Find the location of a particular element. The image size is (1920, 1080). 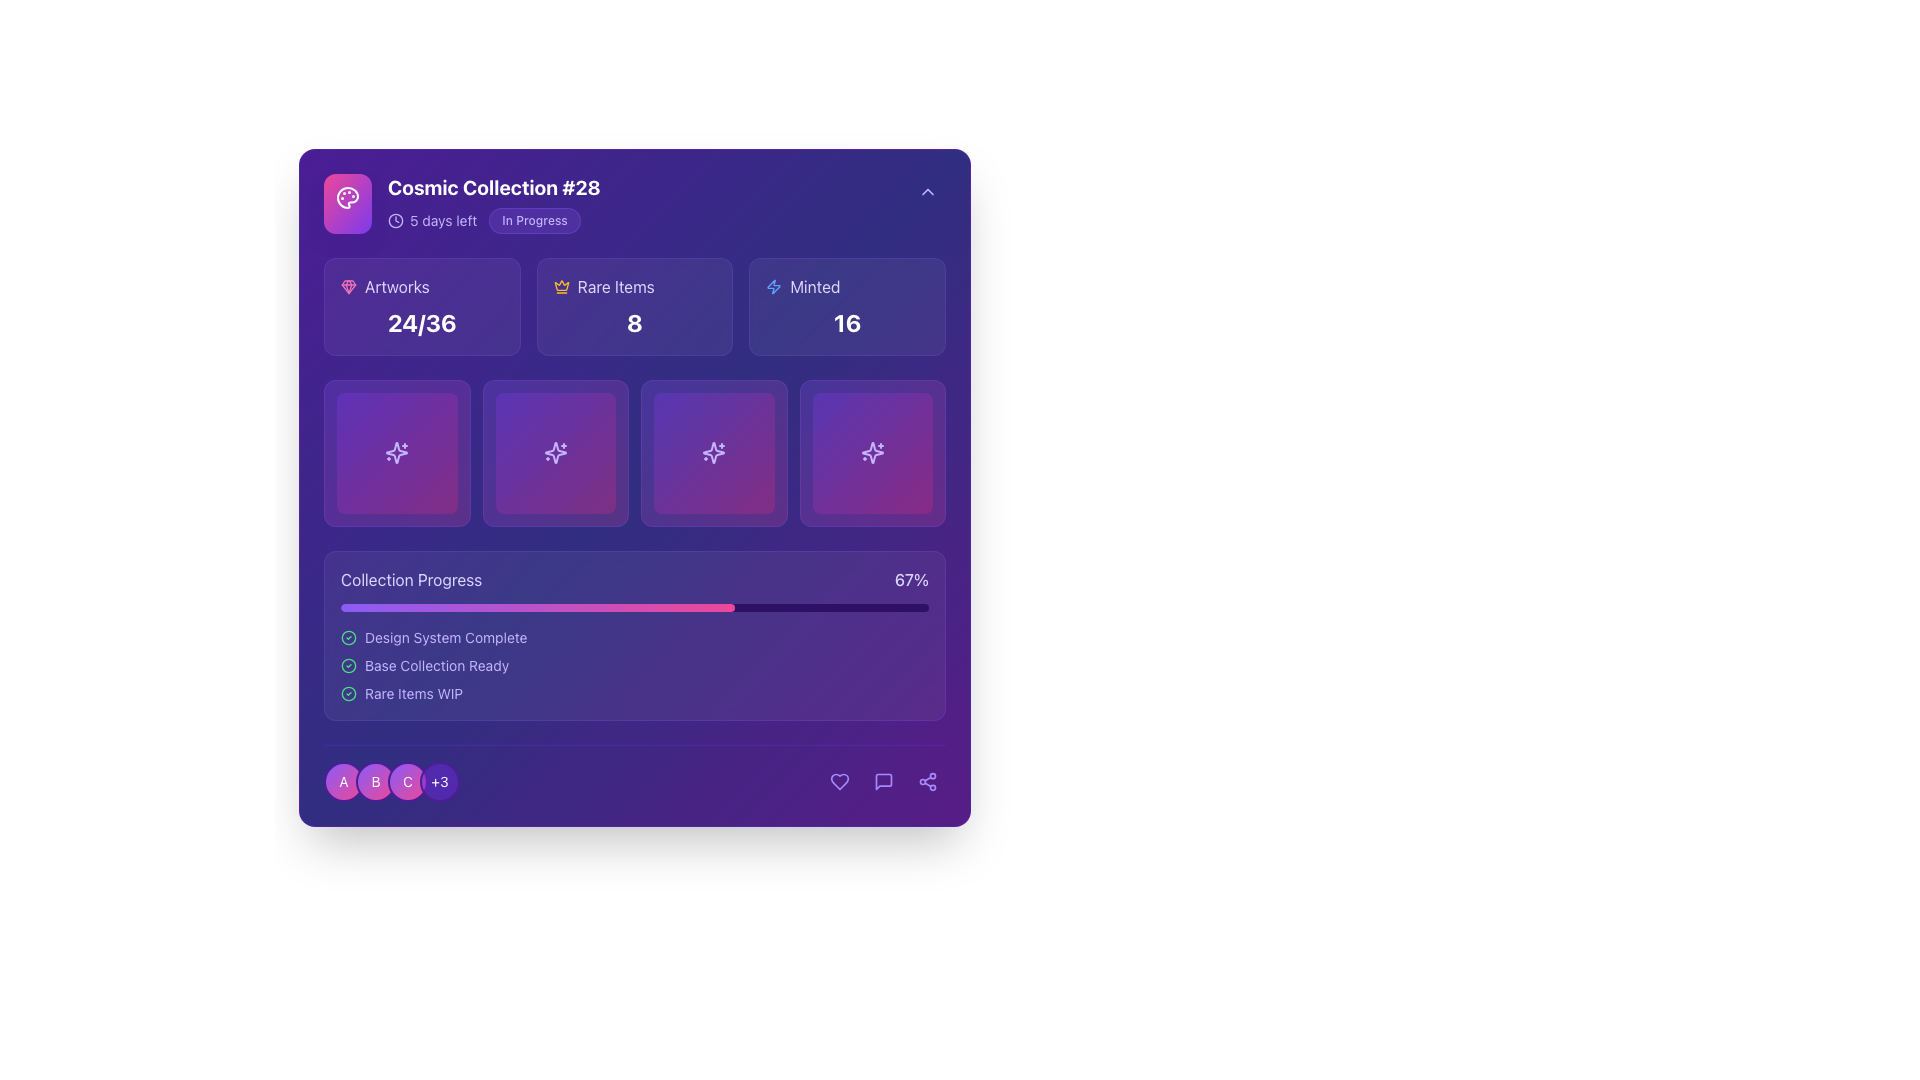

the decorative star-shaped icon with a violet gradient located in the center of the purple card section in the interface is located at coordinates (397, 453).